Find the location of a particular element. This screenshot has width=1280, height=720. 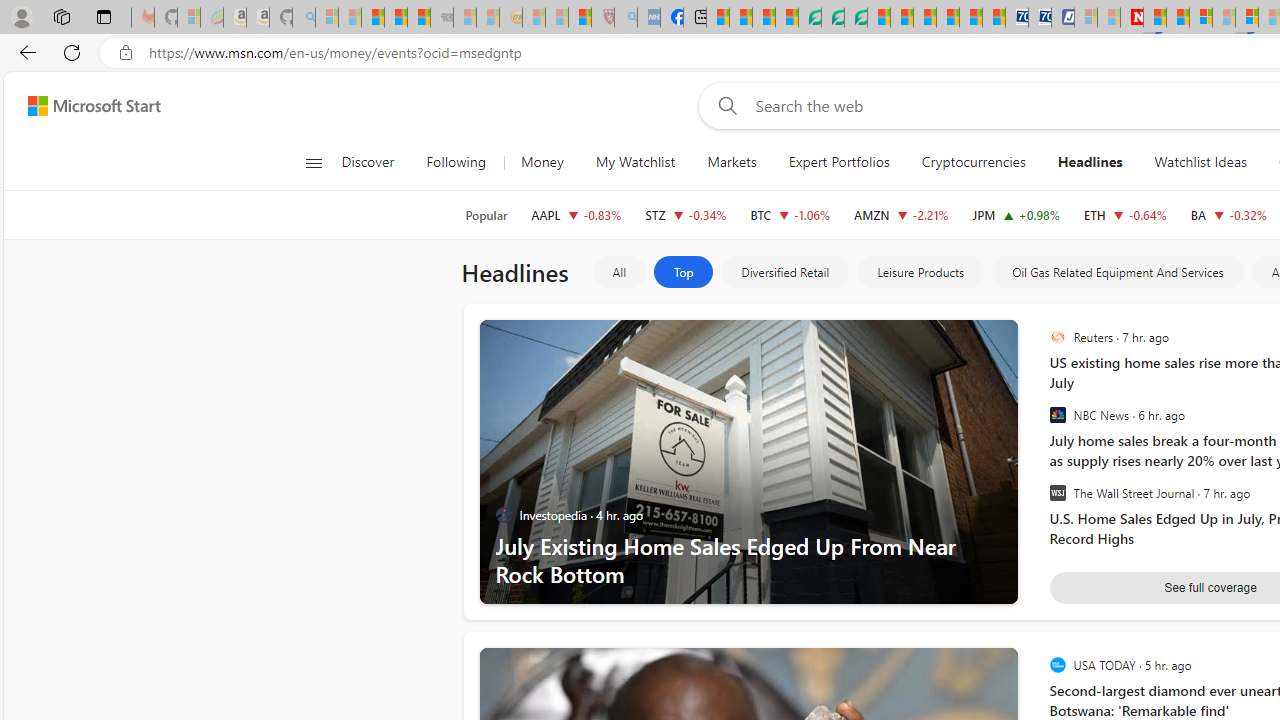

'Recipes - MSN - Sleeping' is located at coordinates (534, 17).